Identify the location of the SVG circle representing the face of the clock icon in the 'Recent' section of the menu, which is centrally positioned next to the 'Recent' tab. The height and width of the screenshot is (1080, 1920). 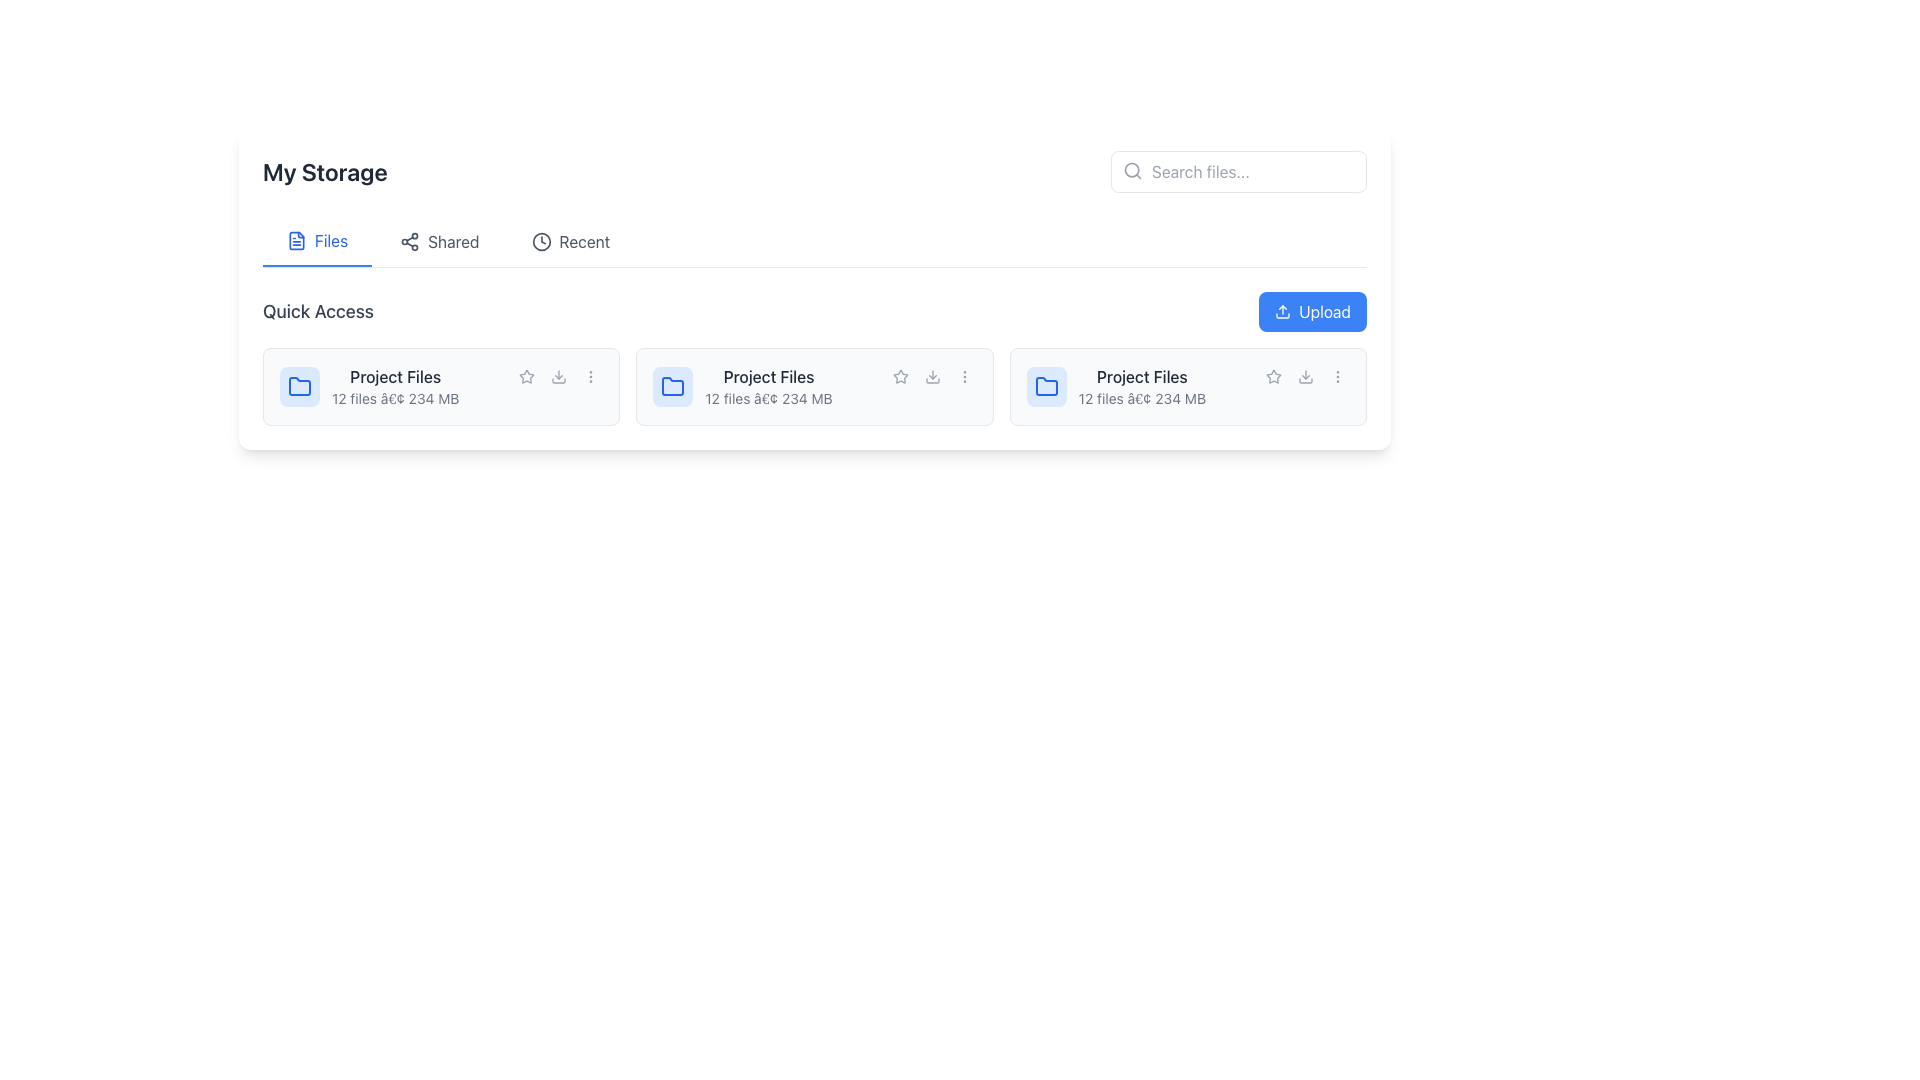
(541, 241).